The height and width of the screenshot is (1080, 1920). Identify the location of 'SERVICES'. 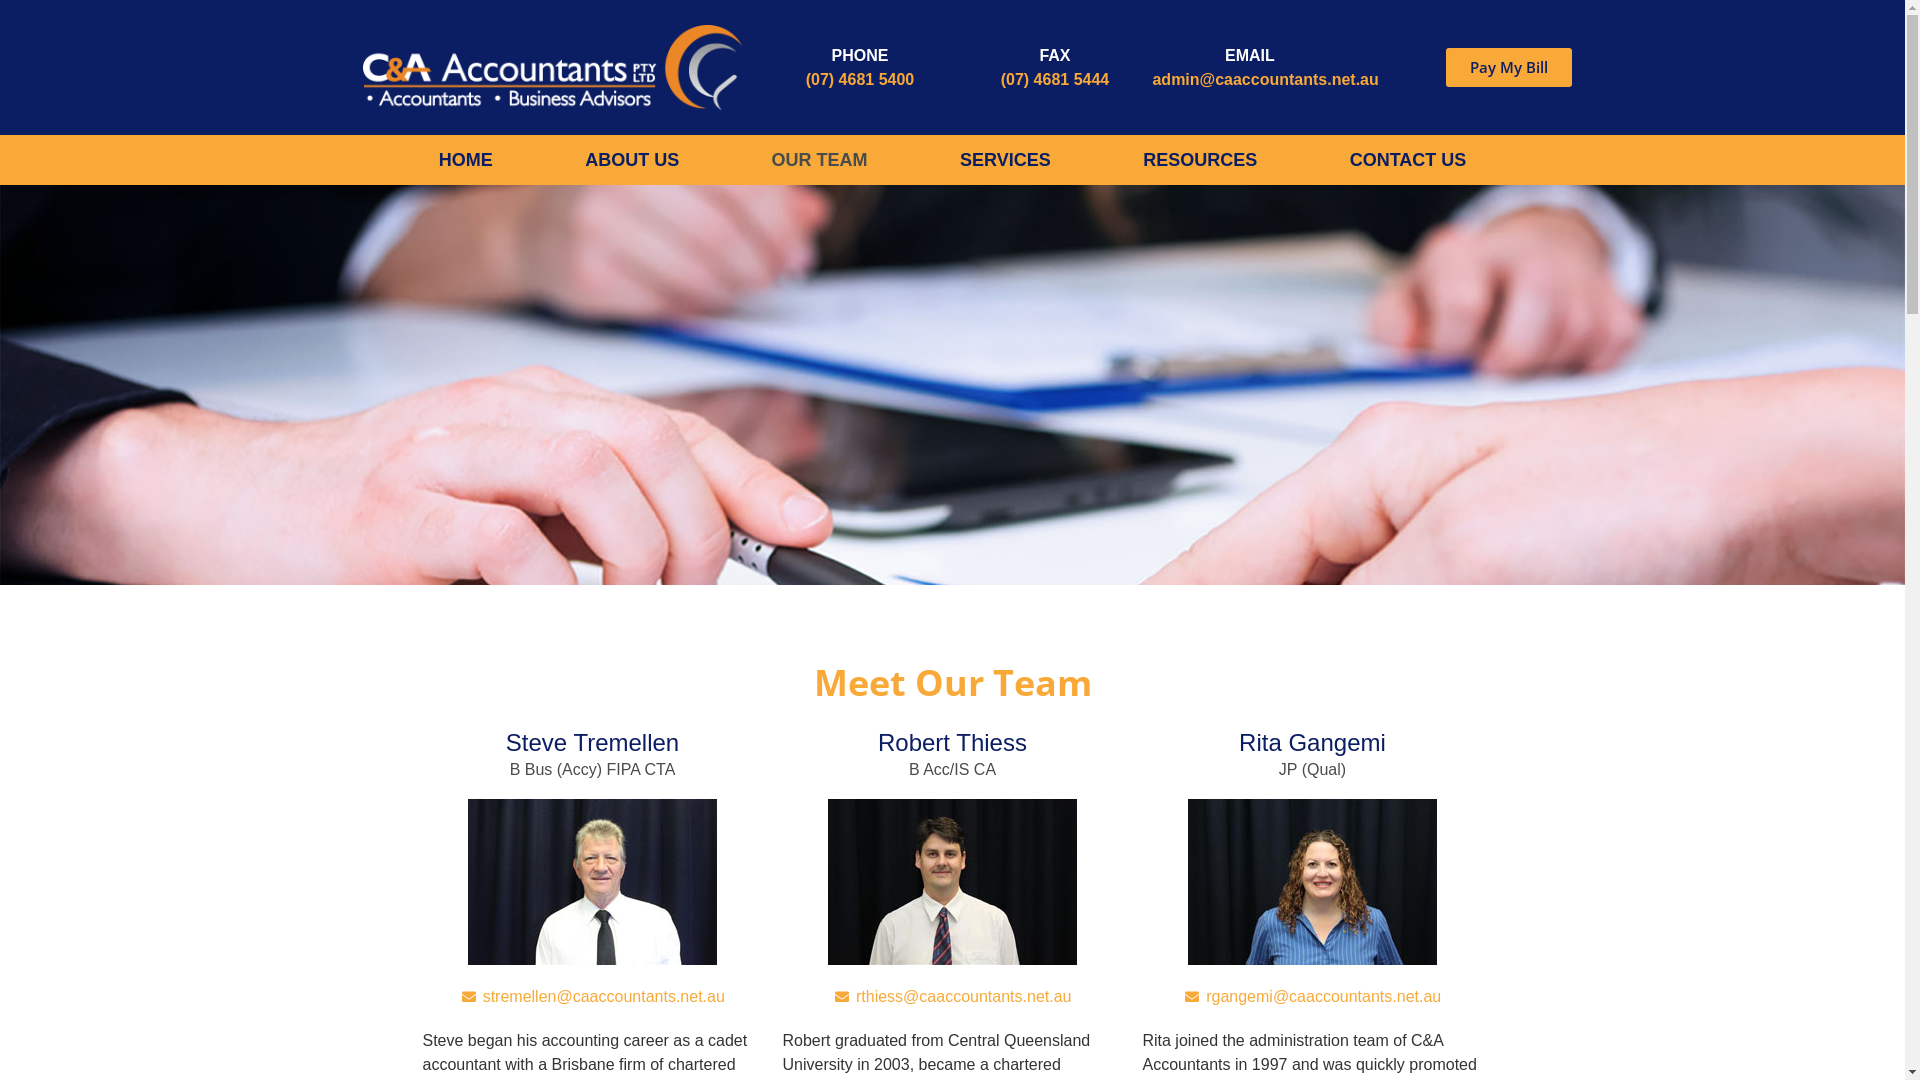
(1005, 158).